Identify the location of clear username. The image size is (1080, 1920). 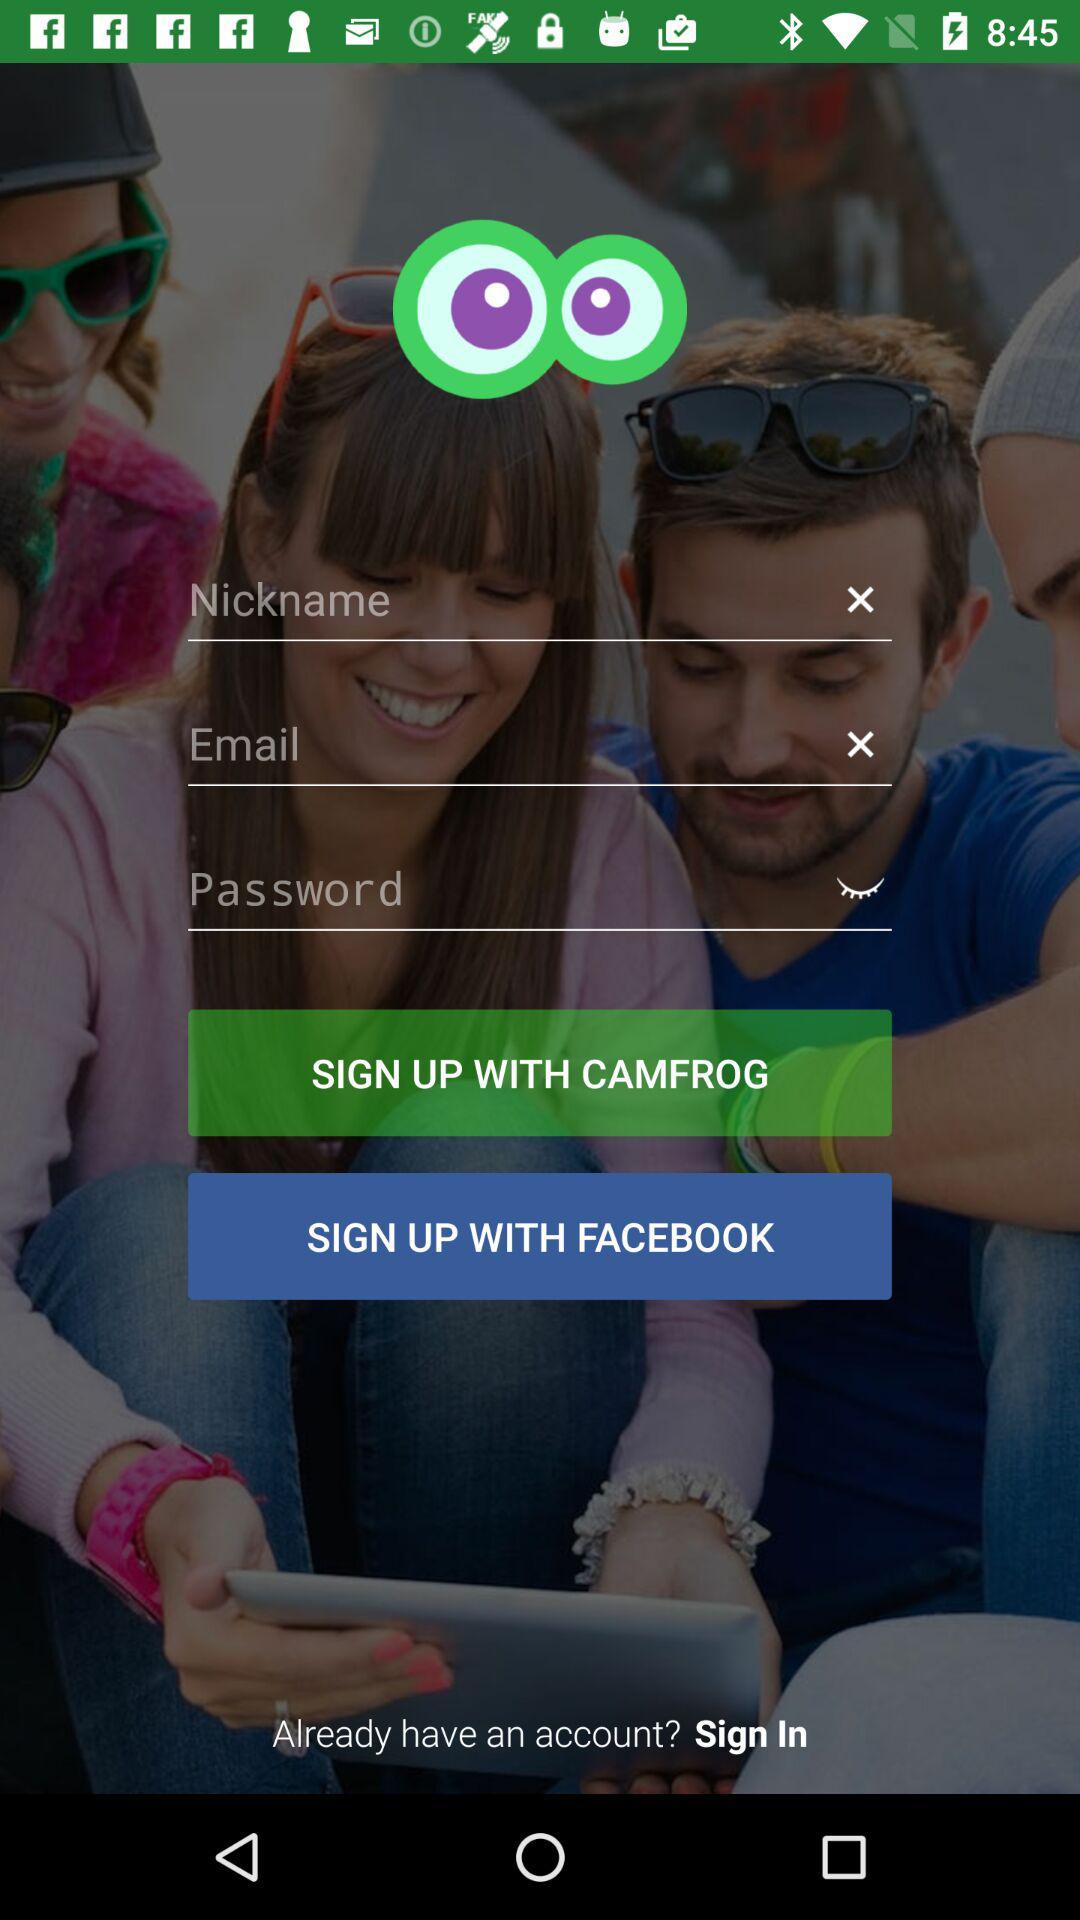
(859, 598).